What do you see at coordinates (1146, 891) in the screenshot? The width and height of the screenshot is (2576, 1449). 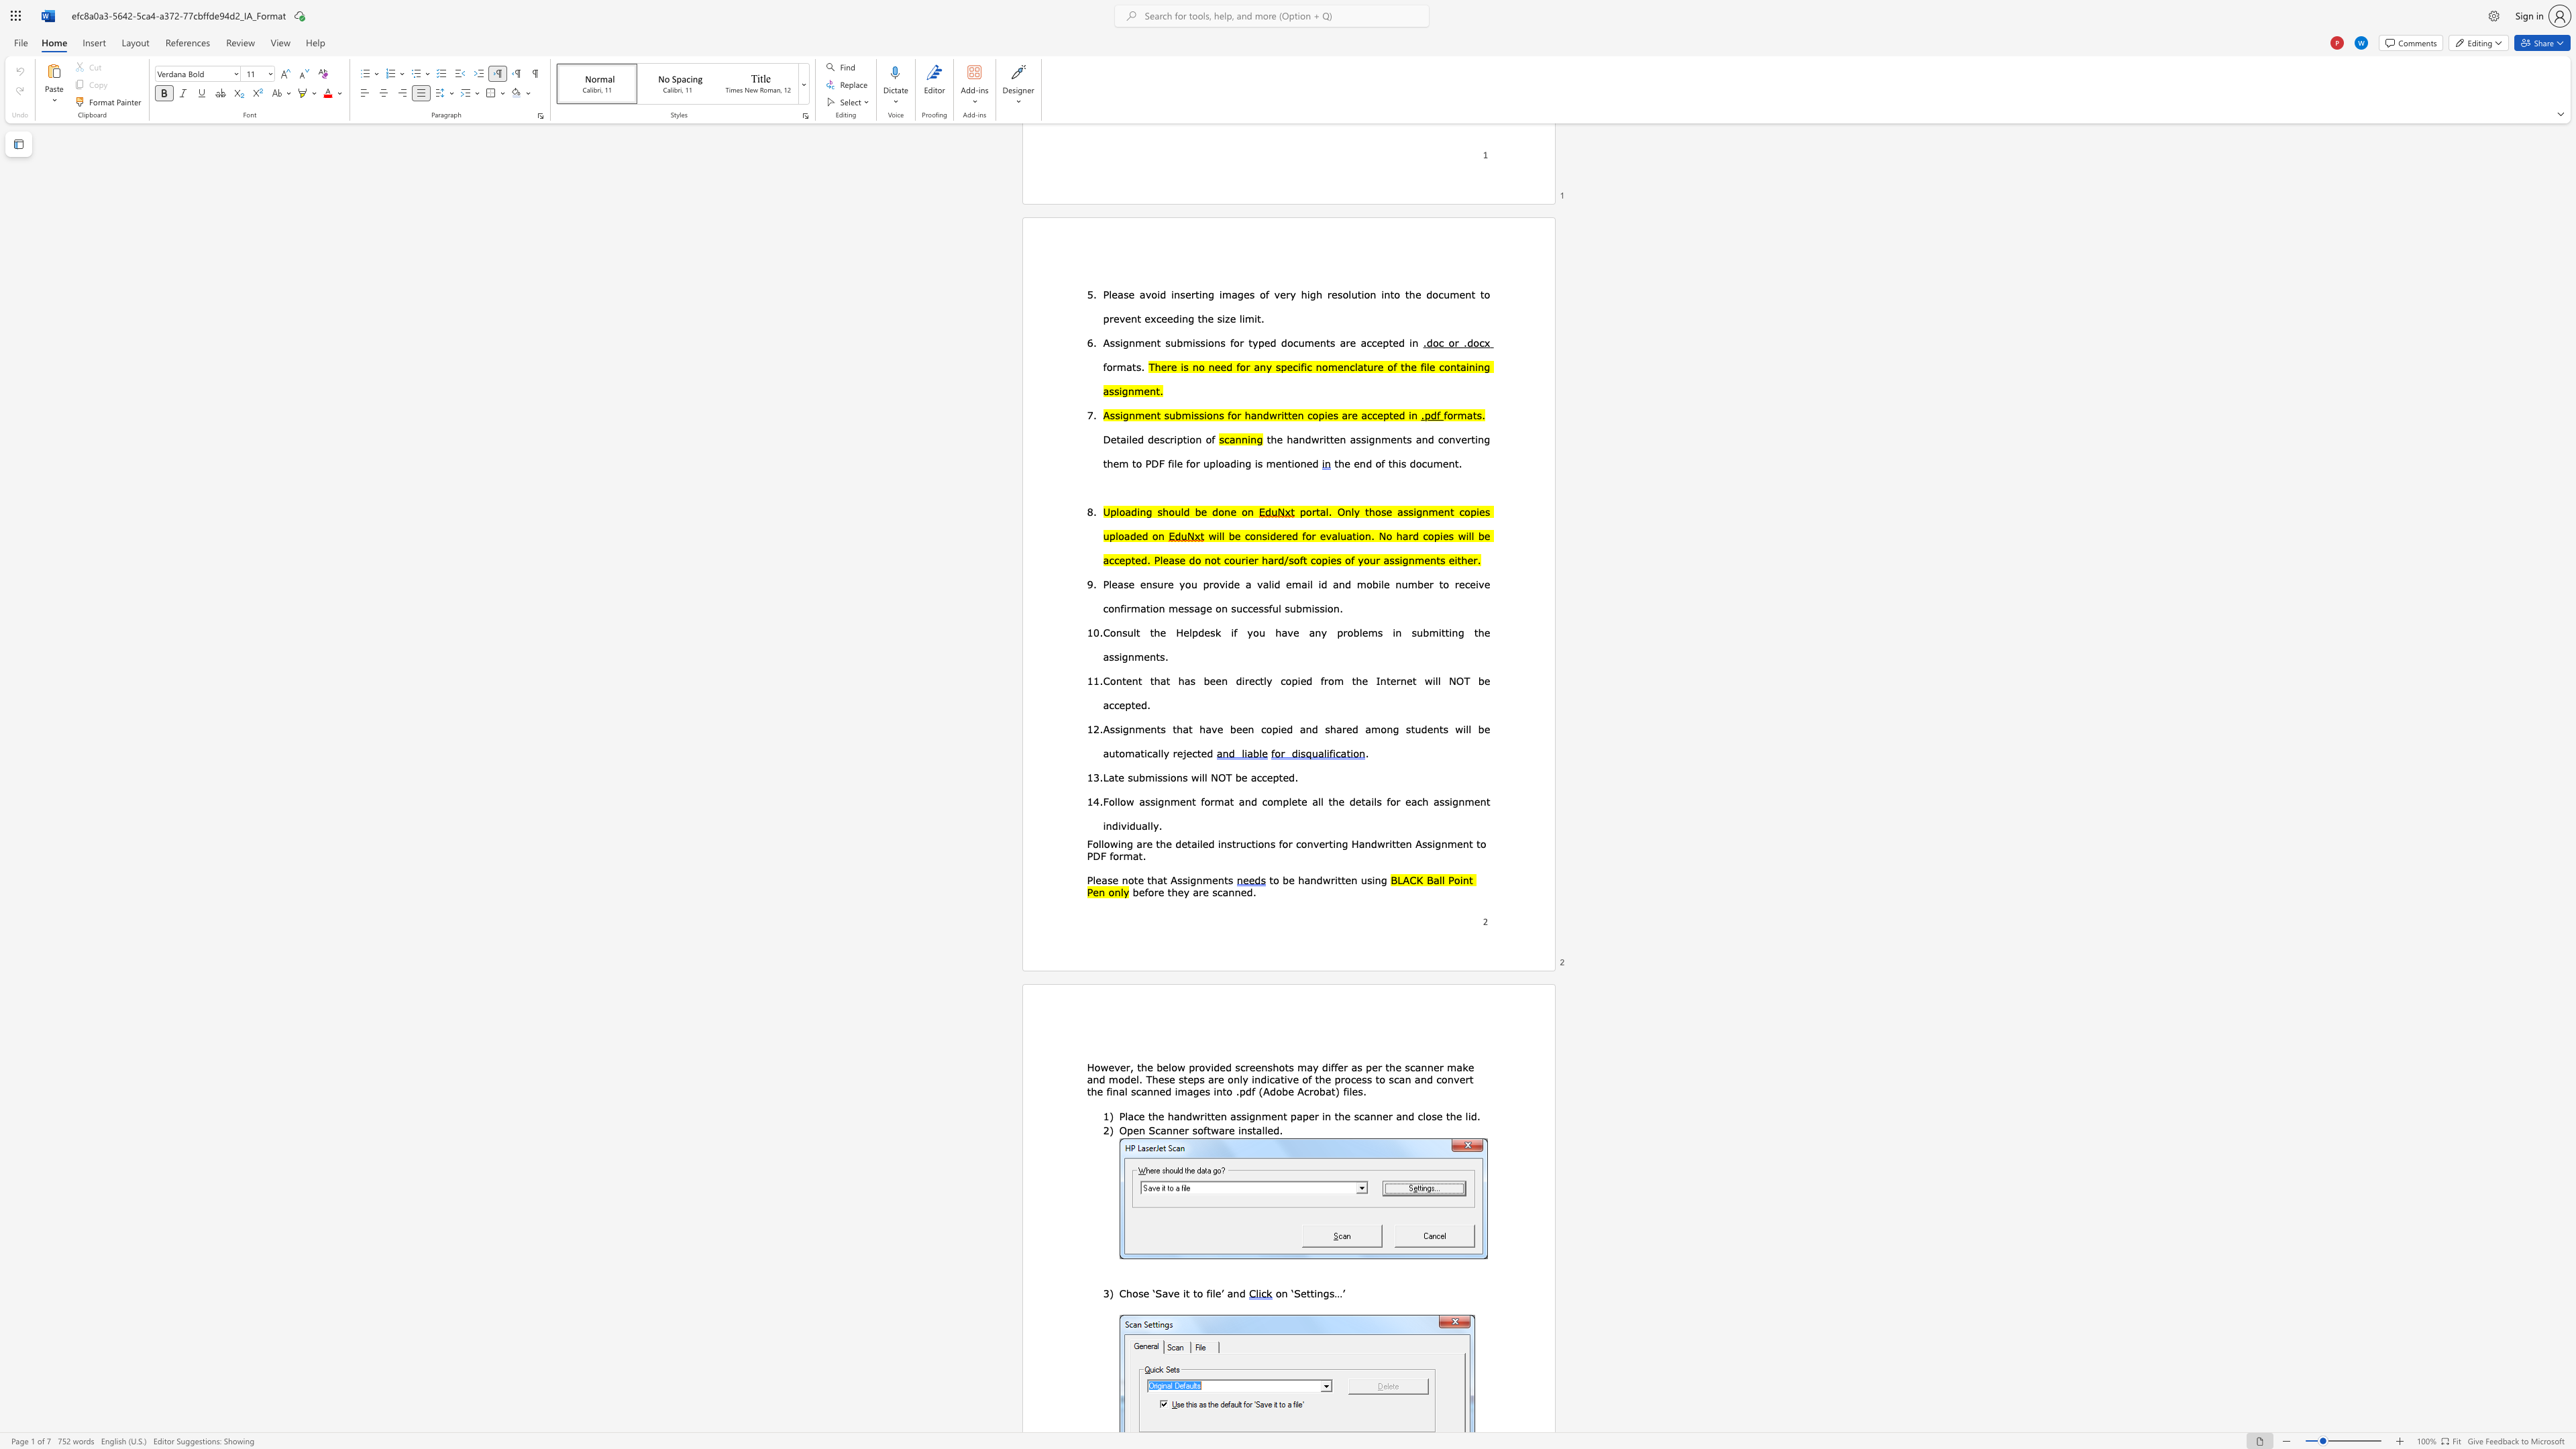 I see `the subset text "ore th" within the text "before they are scanned."` at bounding box center [1146, 891].